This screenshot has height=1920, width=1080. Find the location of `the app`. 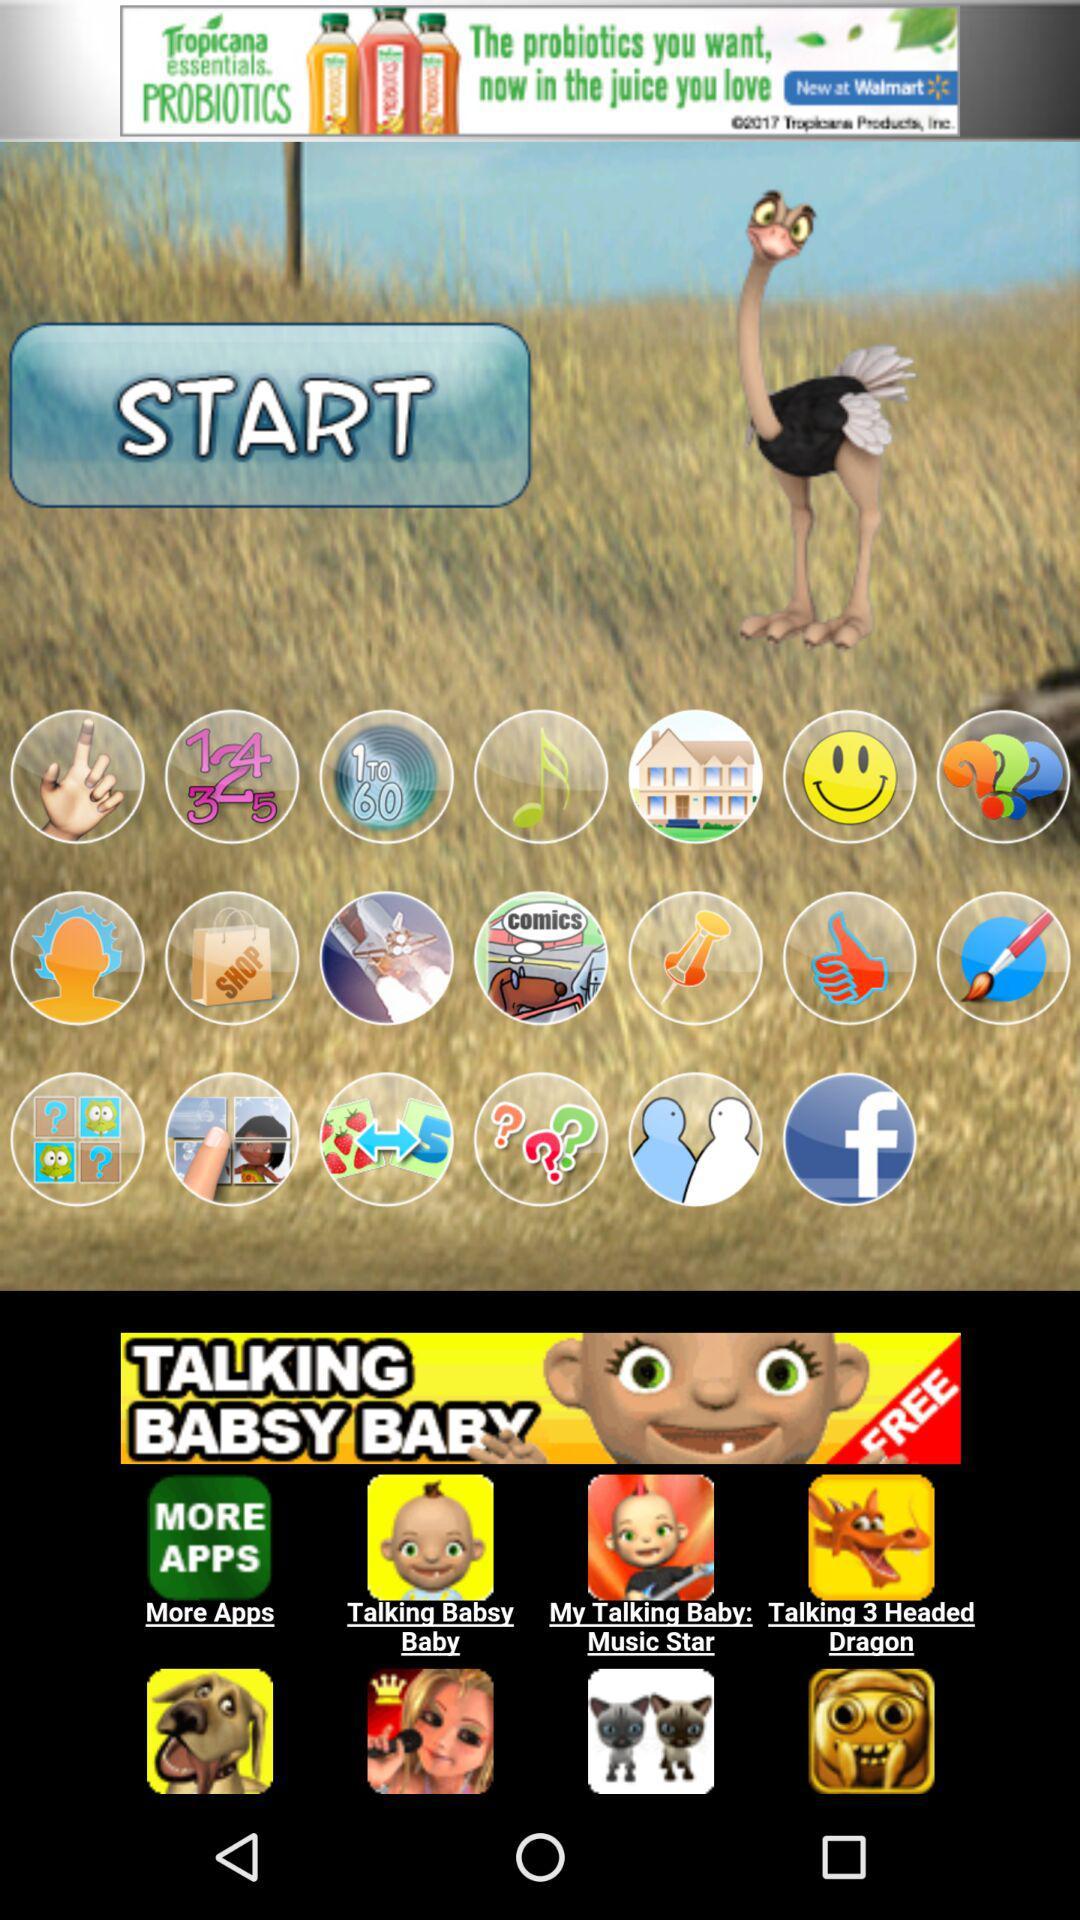

the app is located at coordinates (540, 957).